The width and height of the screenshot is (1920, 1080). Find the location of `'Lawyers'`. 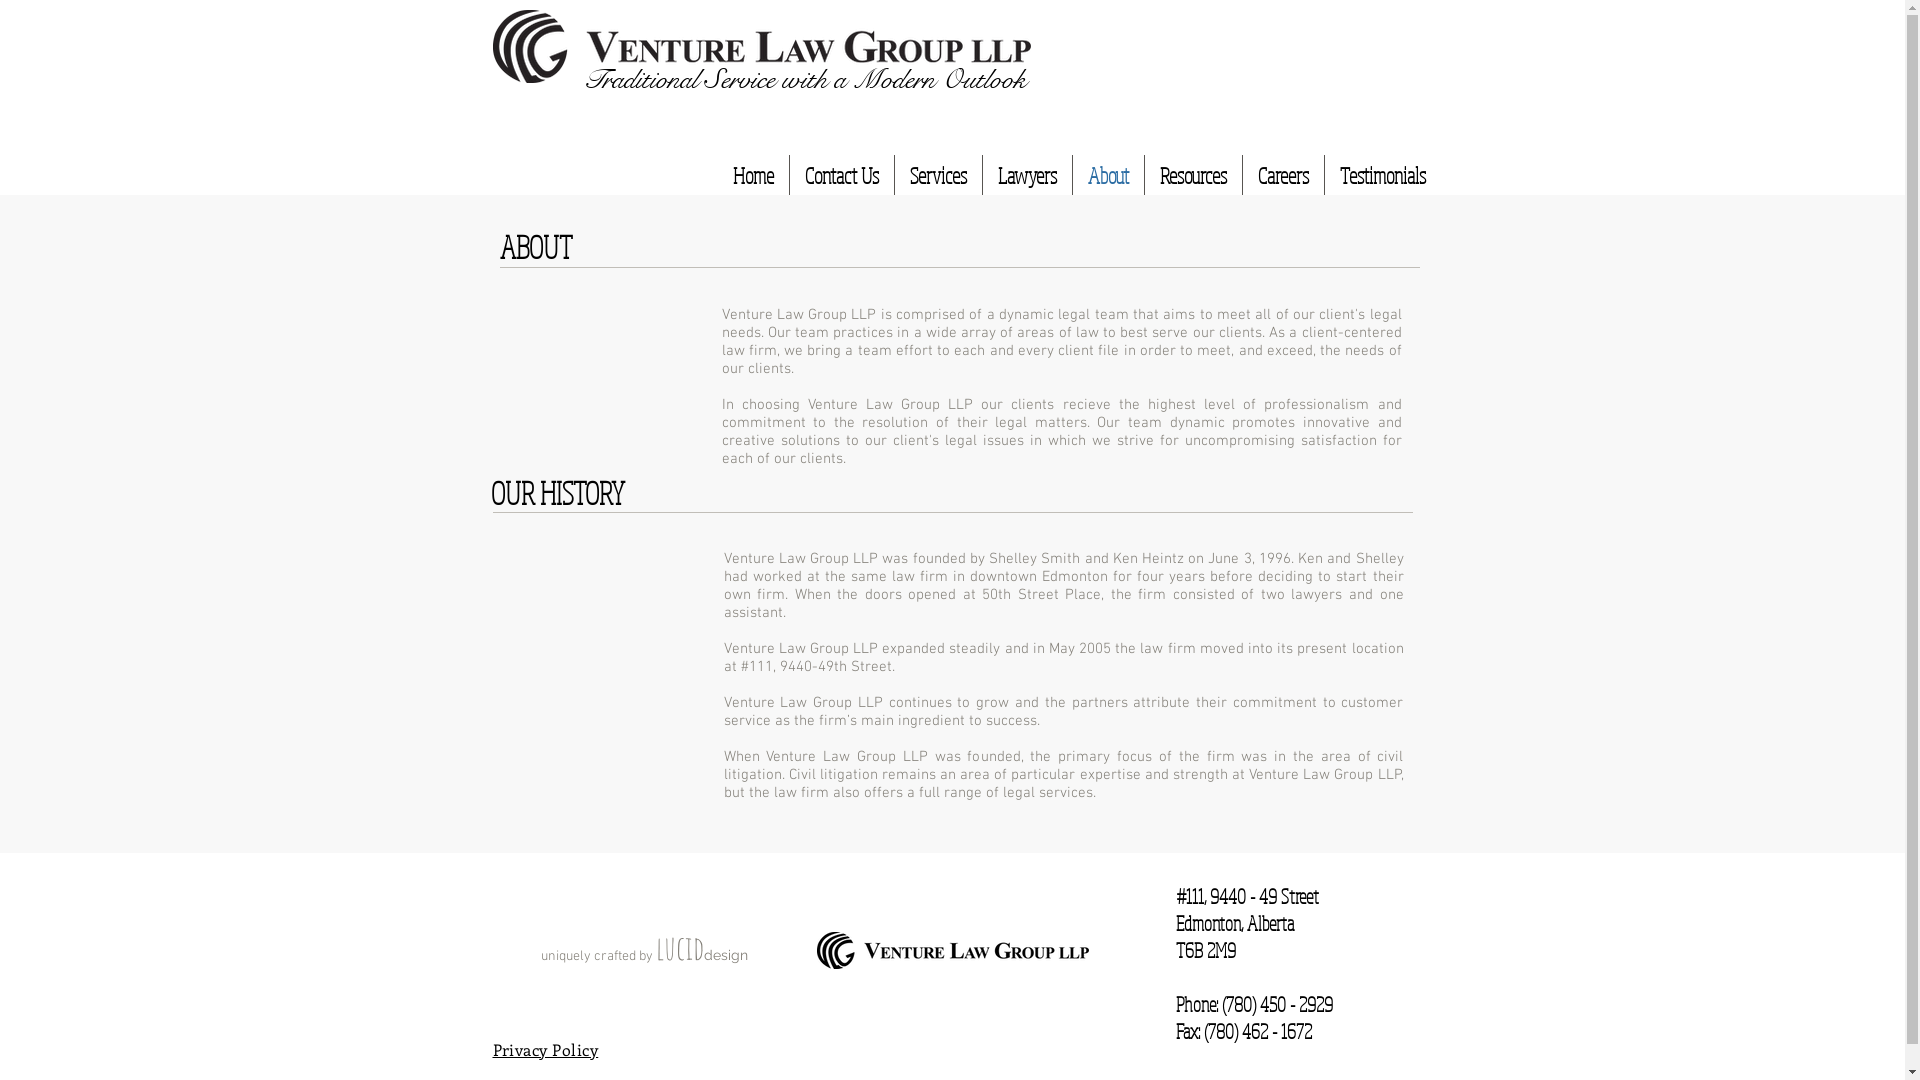

'Lawyers' is located at coordinates (982, 173).